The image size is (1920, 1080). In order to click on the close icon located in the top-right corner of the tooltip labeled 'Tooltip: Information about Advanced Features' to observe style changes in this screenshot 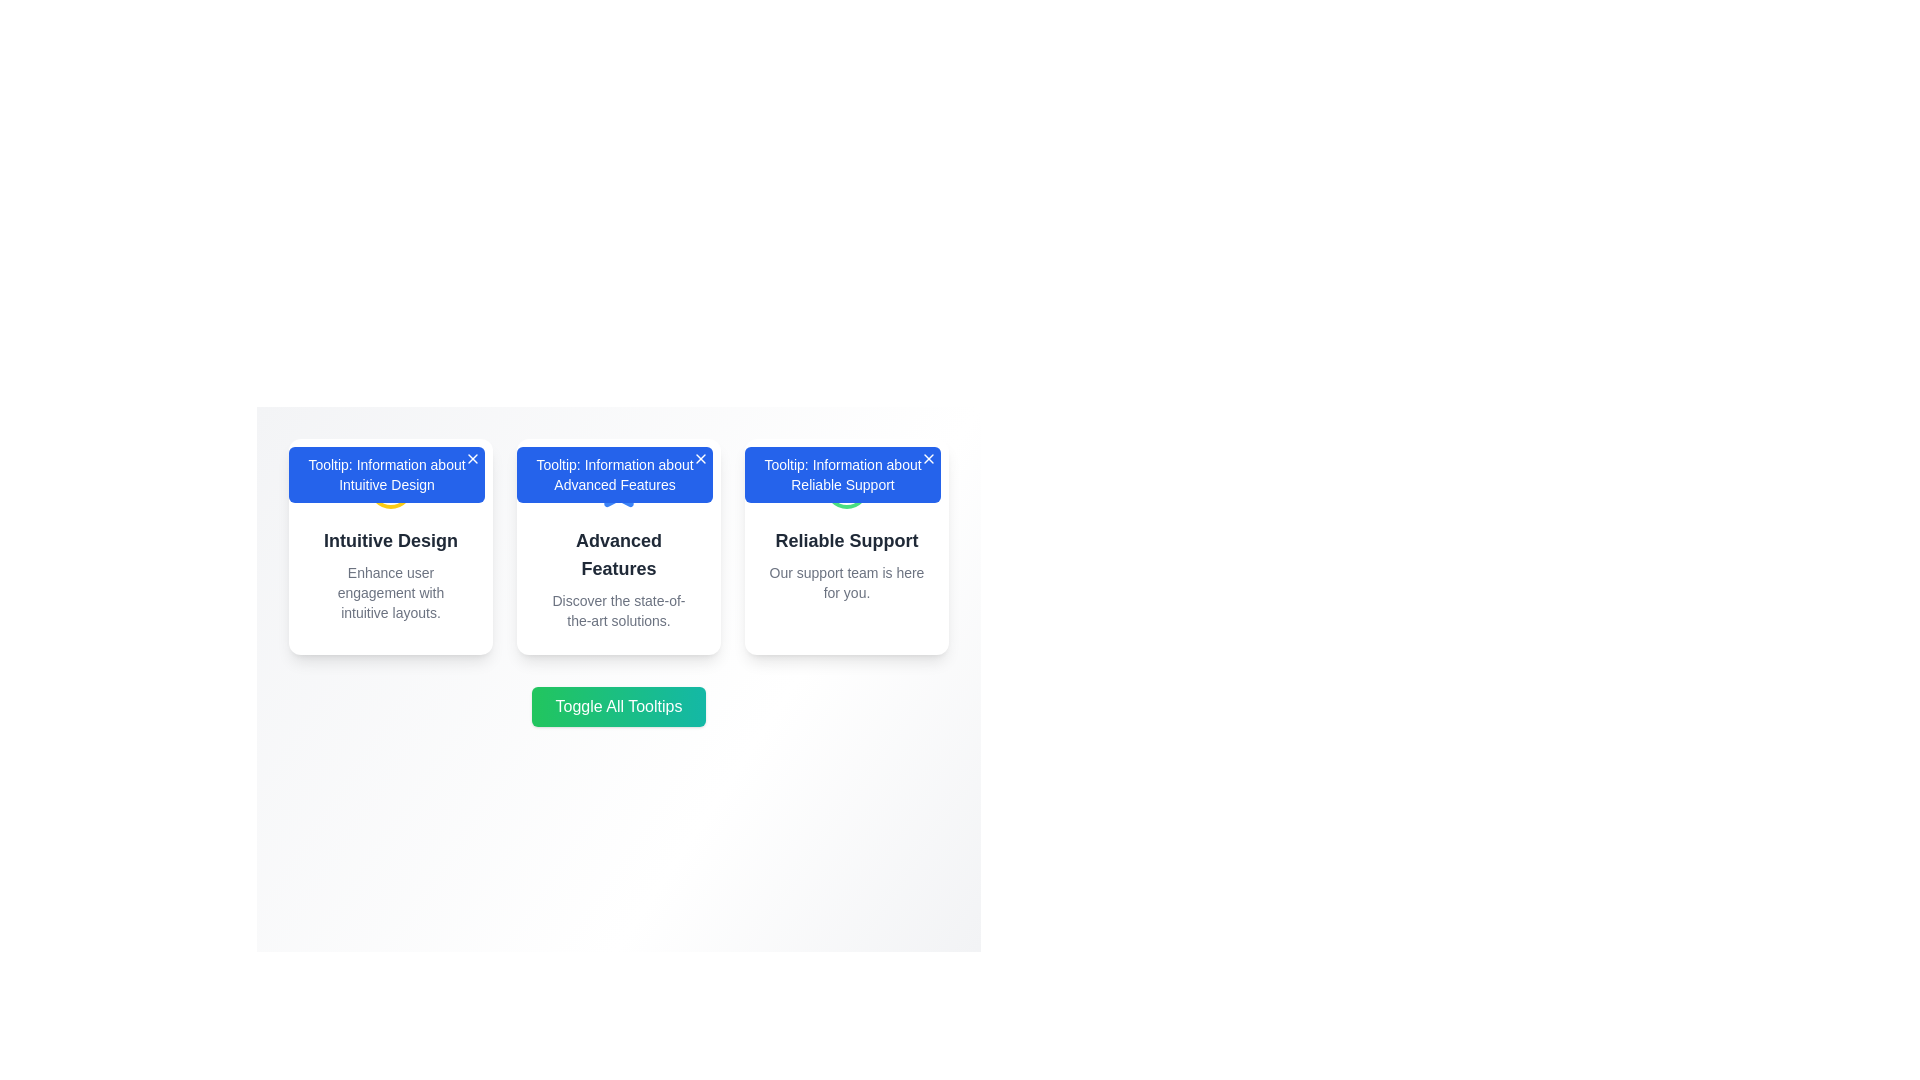, I will do `click(700, 459)`.